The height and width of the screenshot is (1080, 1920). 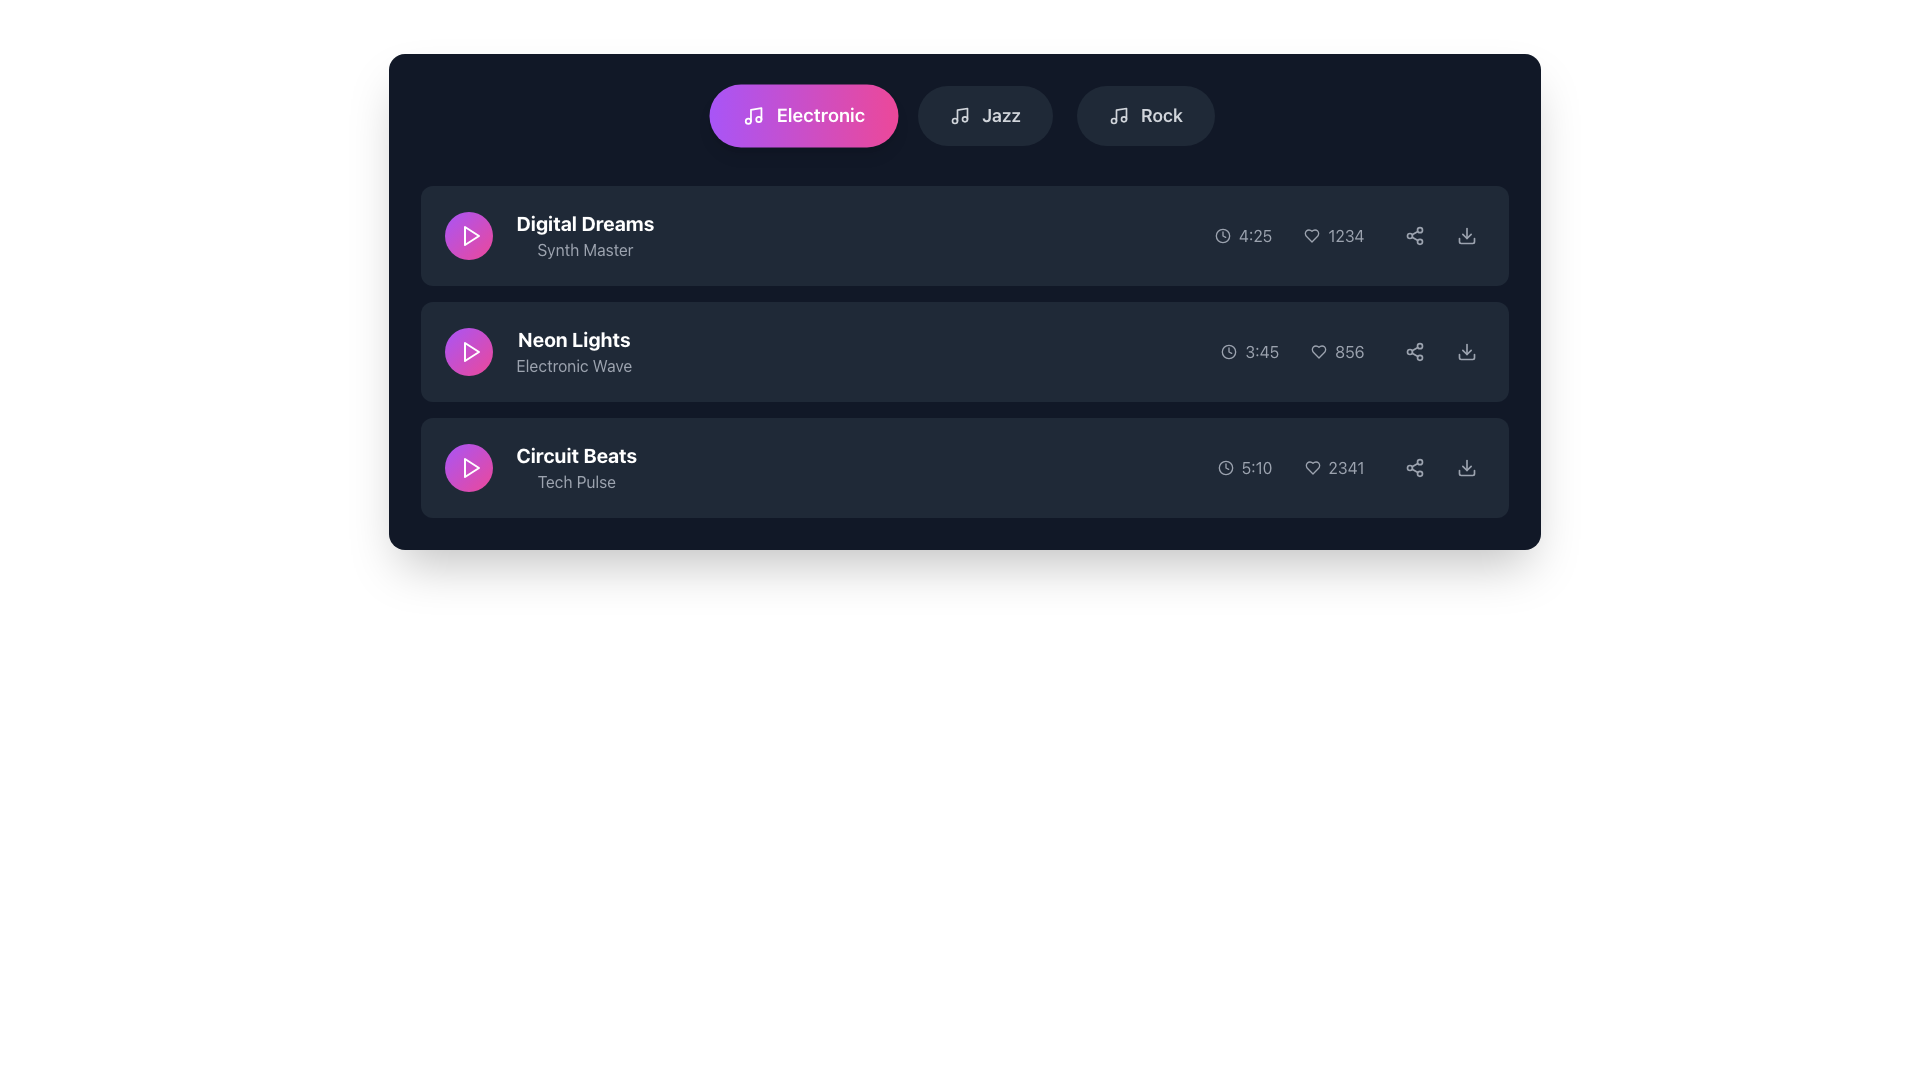 What do you see at coordinates (1349, 234) in the screenshot?
I see `the Display component that shows the duration and number of likes for the media item 'Digital Dreams', located in the first list item near the right side` at bounding box center [1349, 234].